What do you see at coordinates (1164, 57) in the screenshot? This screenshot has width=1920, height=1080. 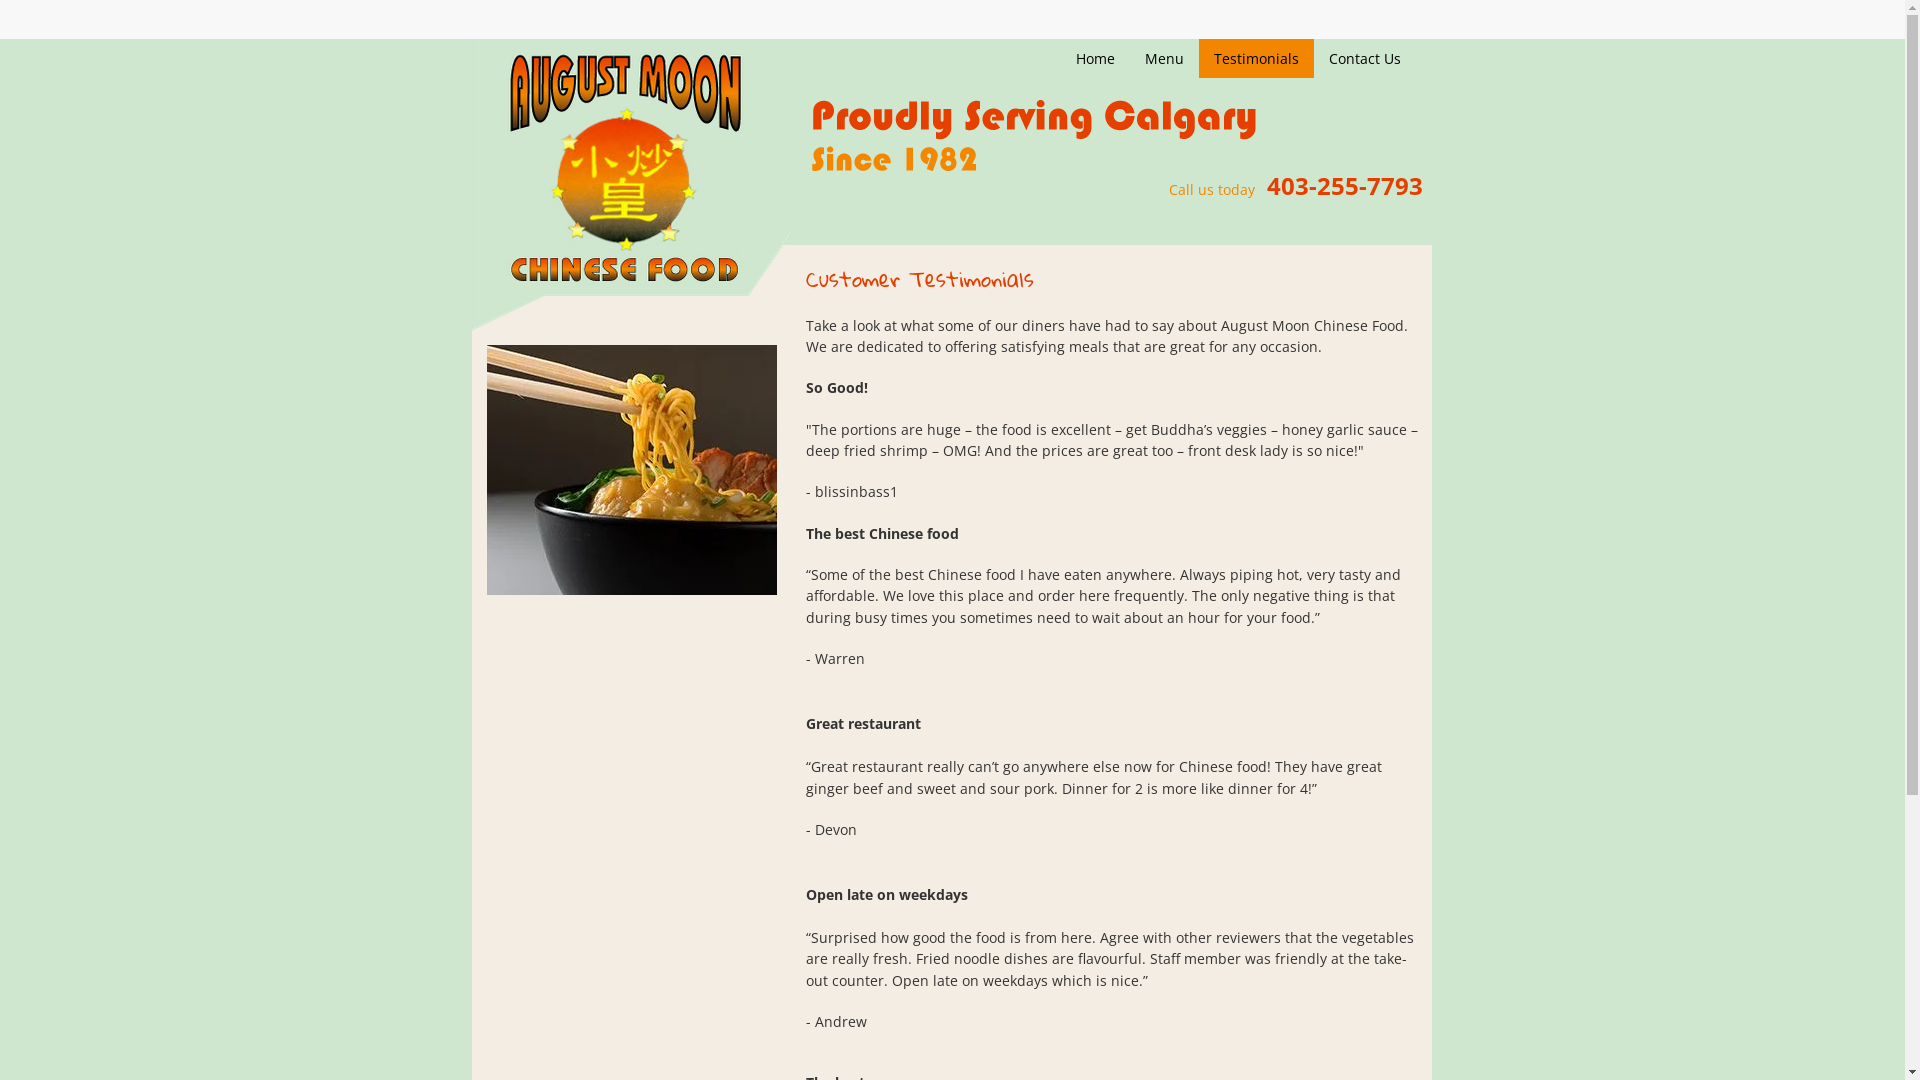 I see `'Menu'` at bounding box center [1164, 57].